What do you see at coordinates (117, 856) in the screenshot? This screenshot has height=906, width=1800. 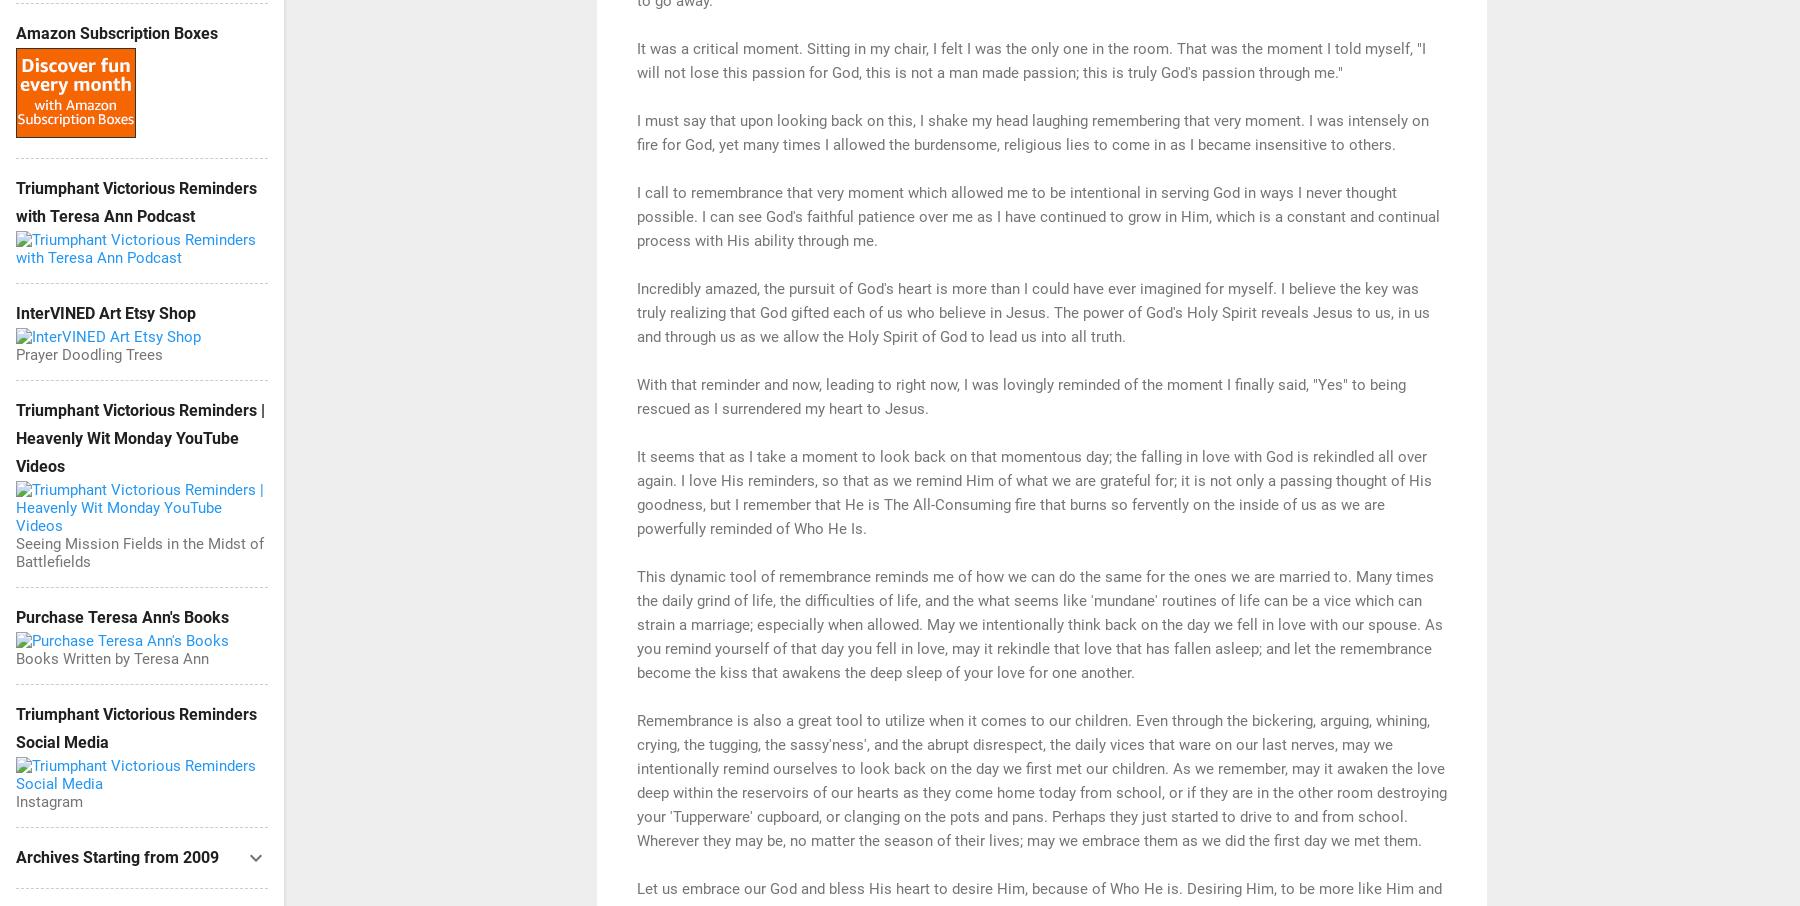 I see `'Archives Starting from 2009'` at bounding box center [117, 856].